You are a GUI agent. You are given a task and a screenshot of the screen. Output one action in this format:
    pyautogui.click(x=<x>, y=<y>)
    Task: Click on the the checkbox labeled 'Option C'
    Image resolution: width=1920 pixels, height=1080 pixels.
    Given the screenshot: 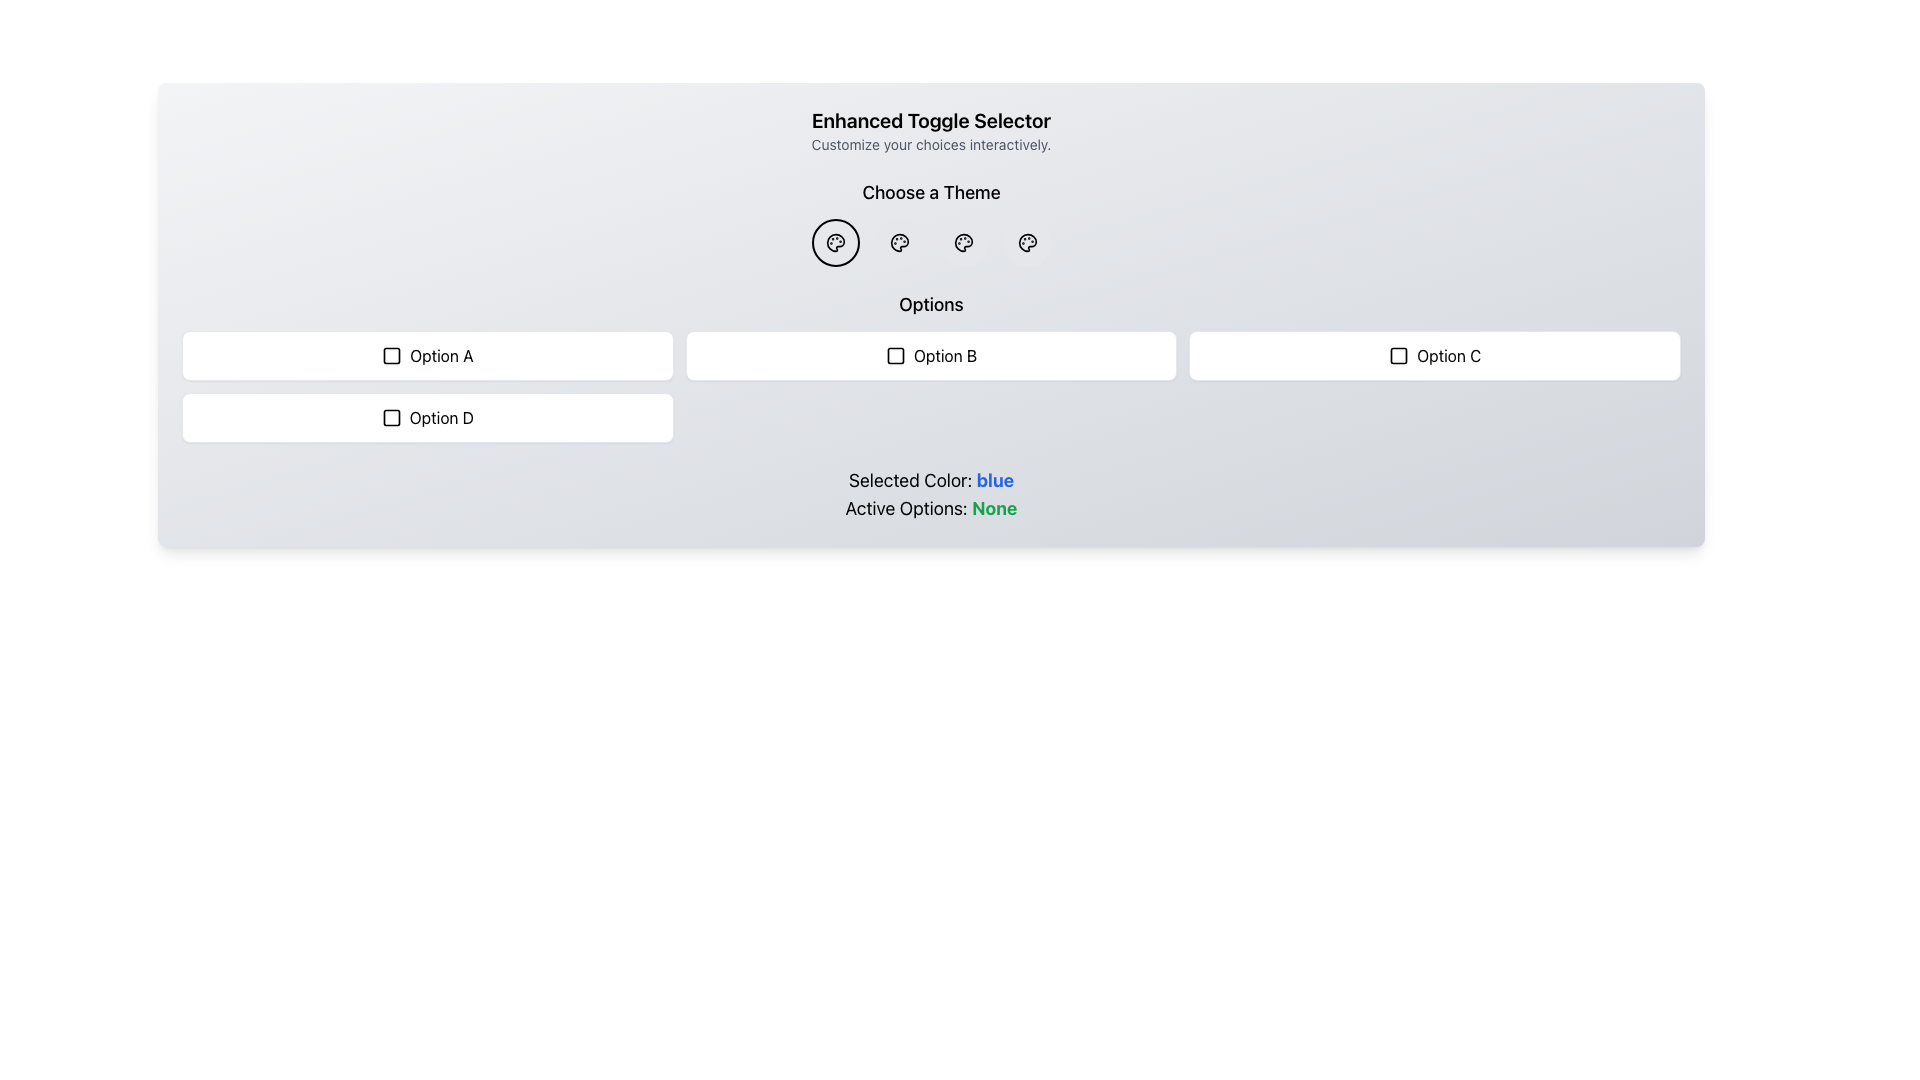 What is the action you would take?
    pyautogui.click(x=1434, y=354)
    